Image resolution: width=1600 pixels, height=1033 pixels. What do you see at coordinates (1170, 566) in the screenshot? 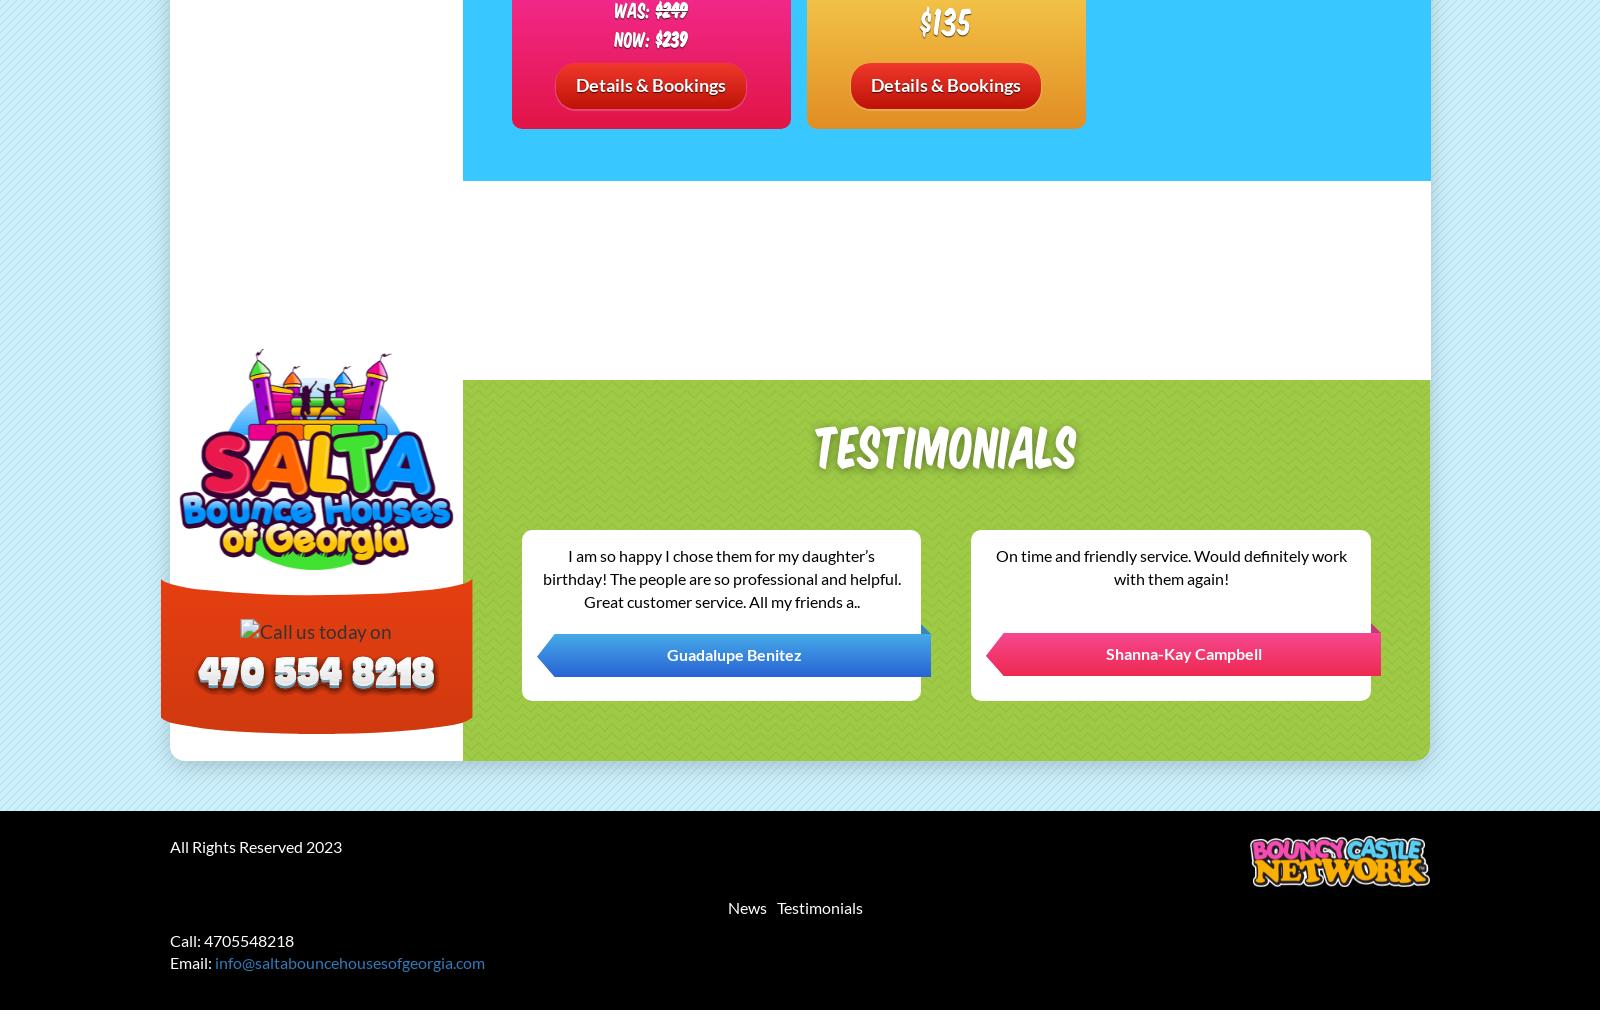
I see `'On time and friendly service. Would definitely work with them again!'` at bounding box center [1170, 566].